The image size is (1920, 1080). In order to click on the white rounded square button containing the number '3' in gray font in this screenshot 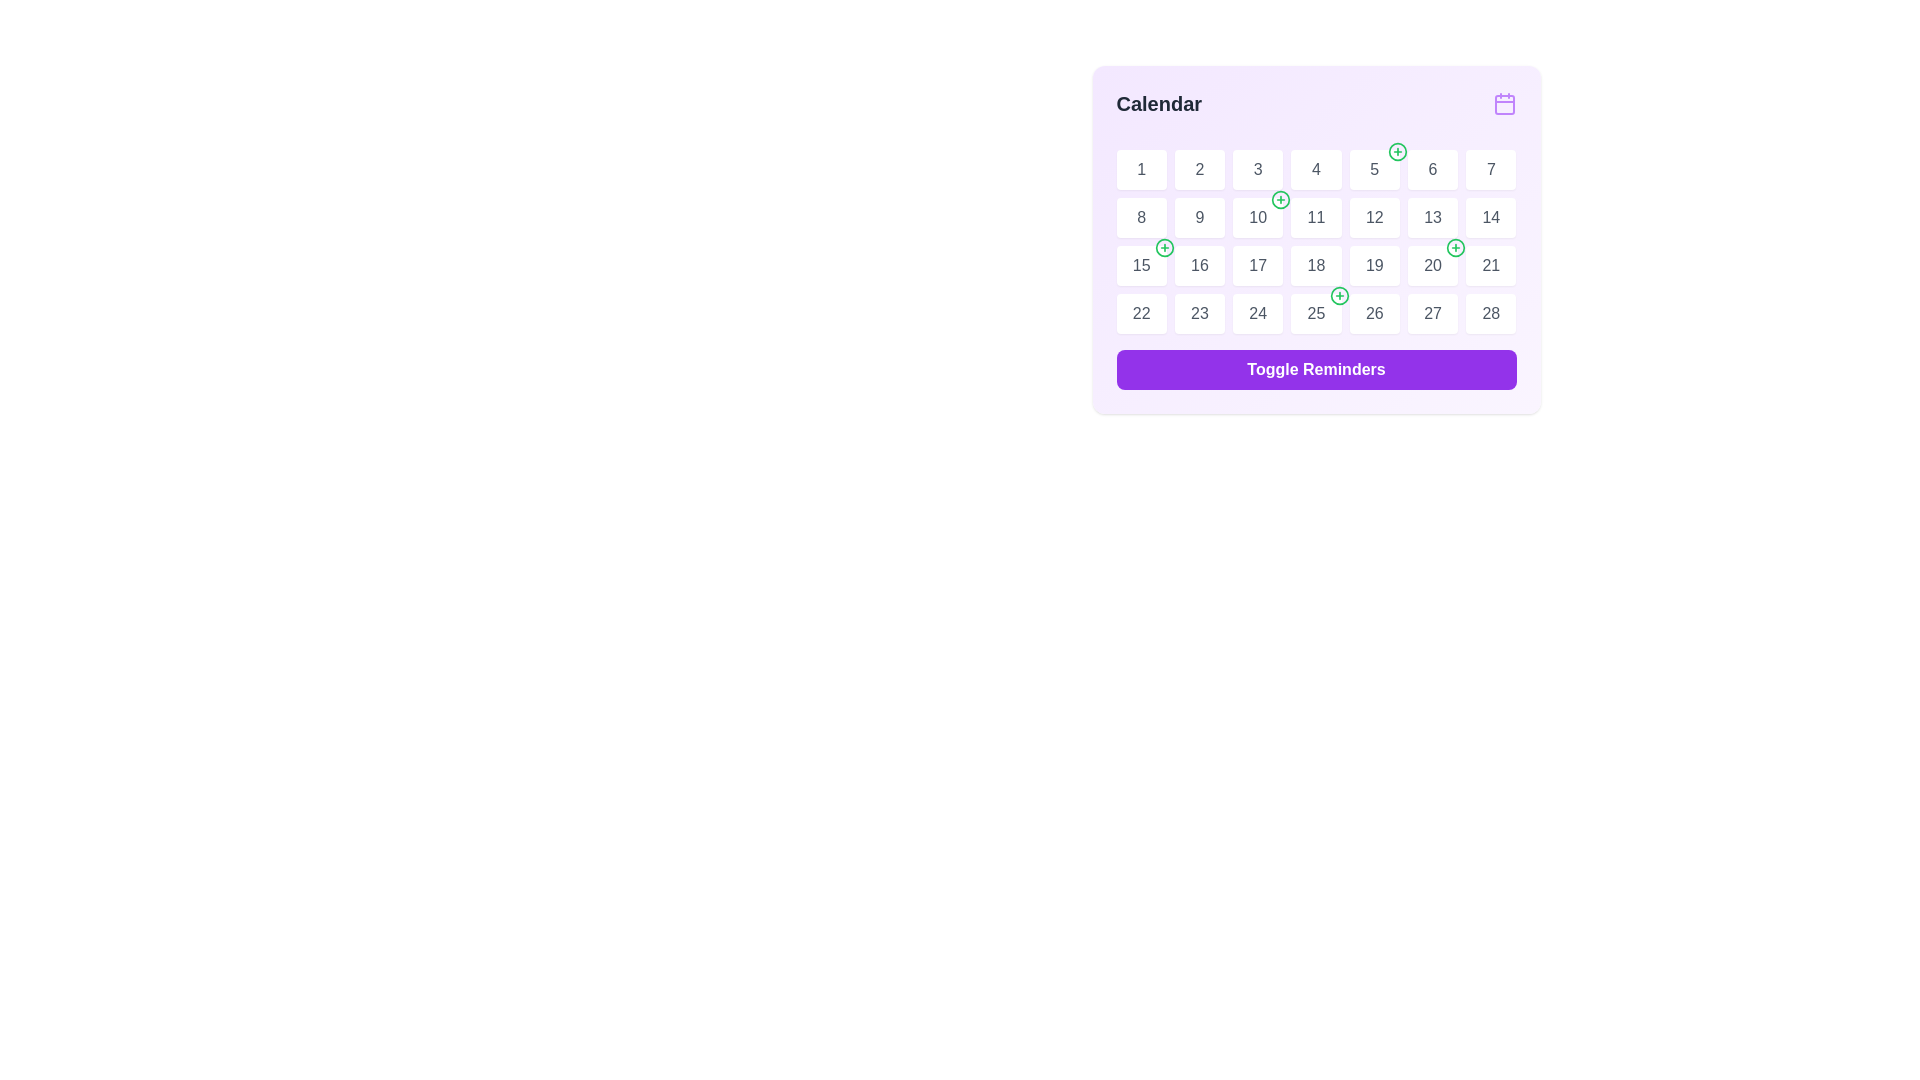, I will do `click(1257, 168)`.